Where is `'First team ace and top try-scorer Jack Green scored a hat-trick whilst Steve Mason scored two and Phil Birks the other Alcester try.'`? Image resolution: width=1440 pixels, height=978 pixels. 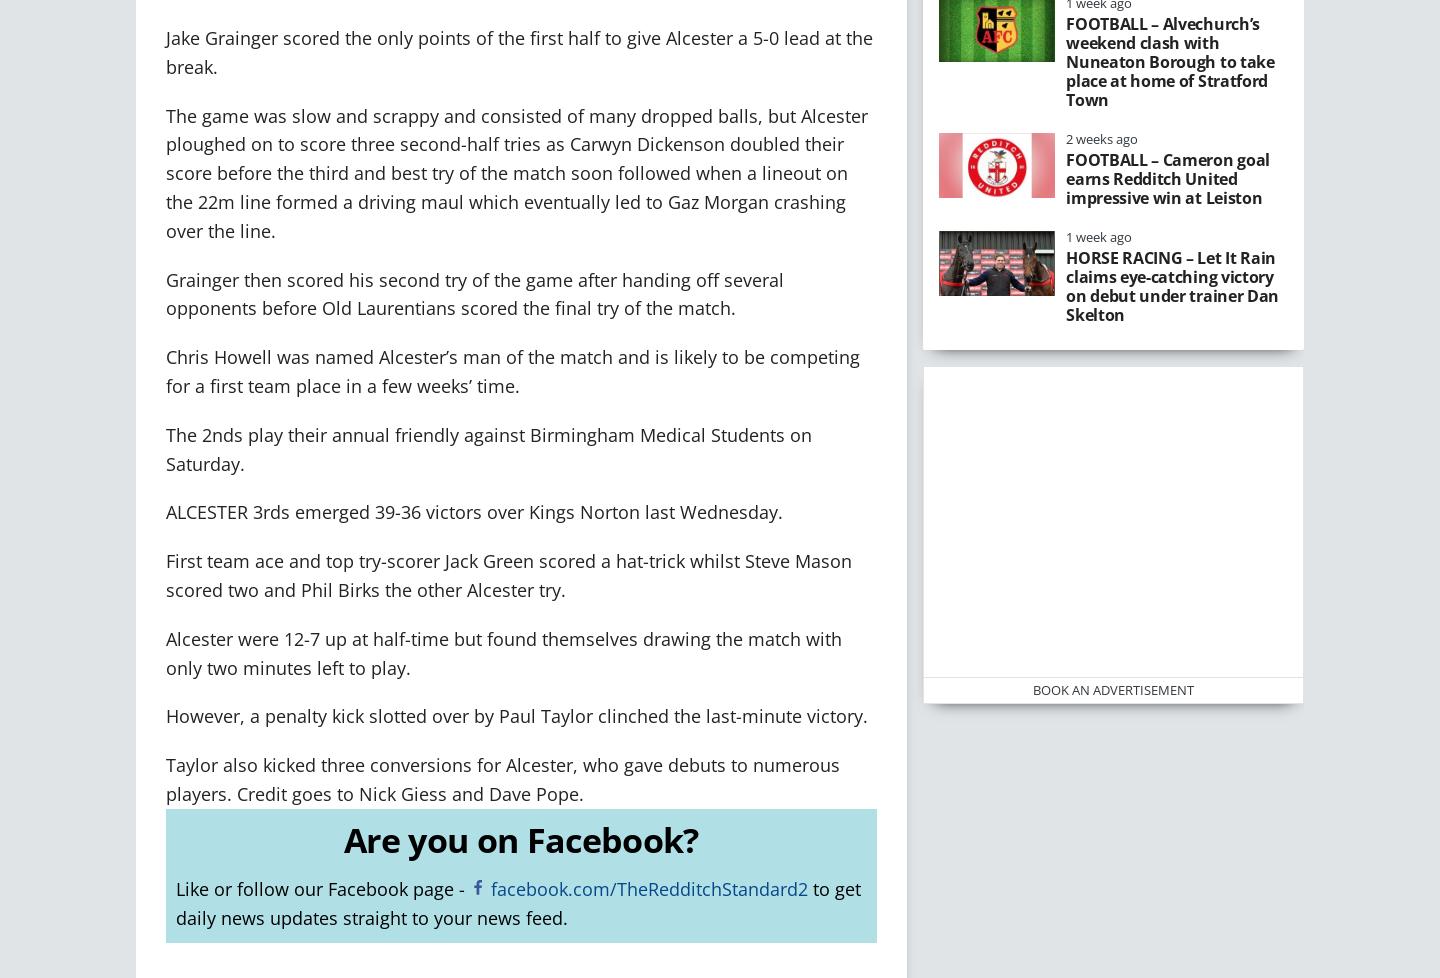 'First team ace and top try-scorer Jack Green scored a hat-trick whilst Steve Mason scored two and Phil Birks the other Alcester try.' is located at coordinates (508, 575).